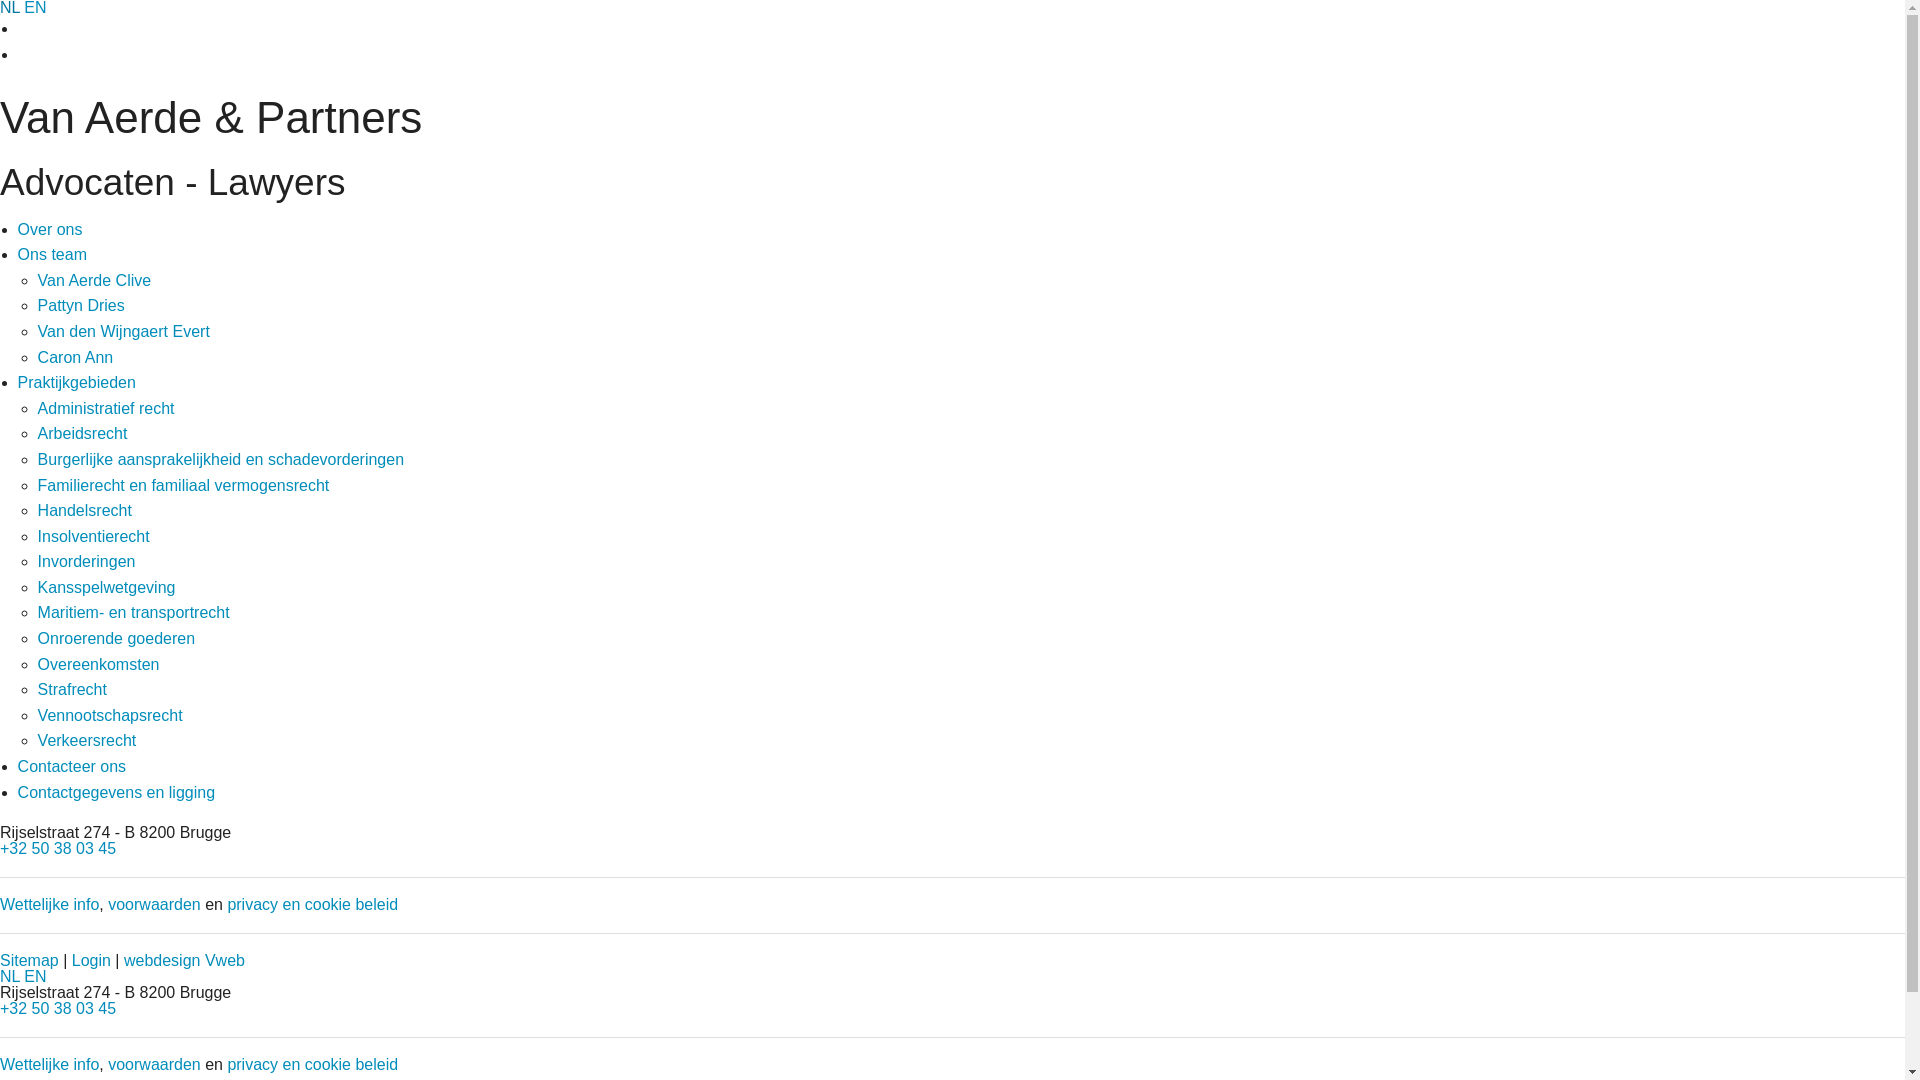 The width and height of the screenshot is (1920, 1080). Describe the element at coordinates (57, 1008) in the screenshot. I see `'+32 50 38 03 45'` at that location.